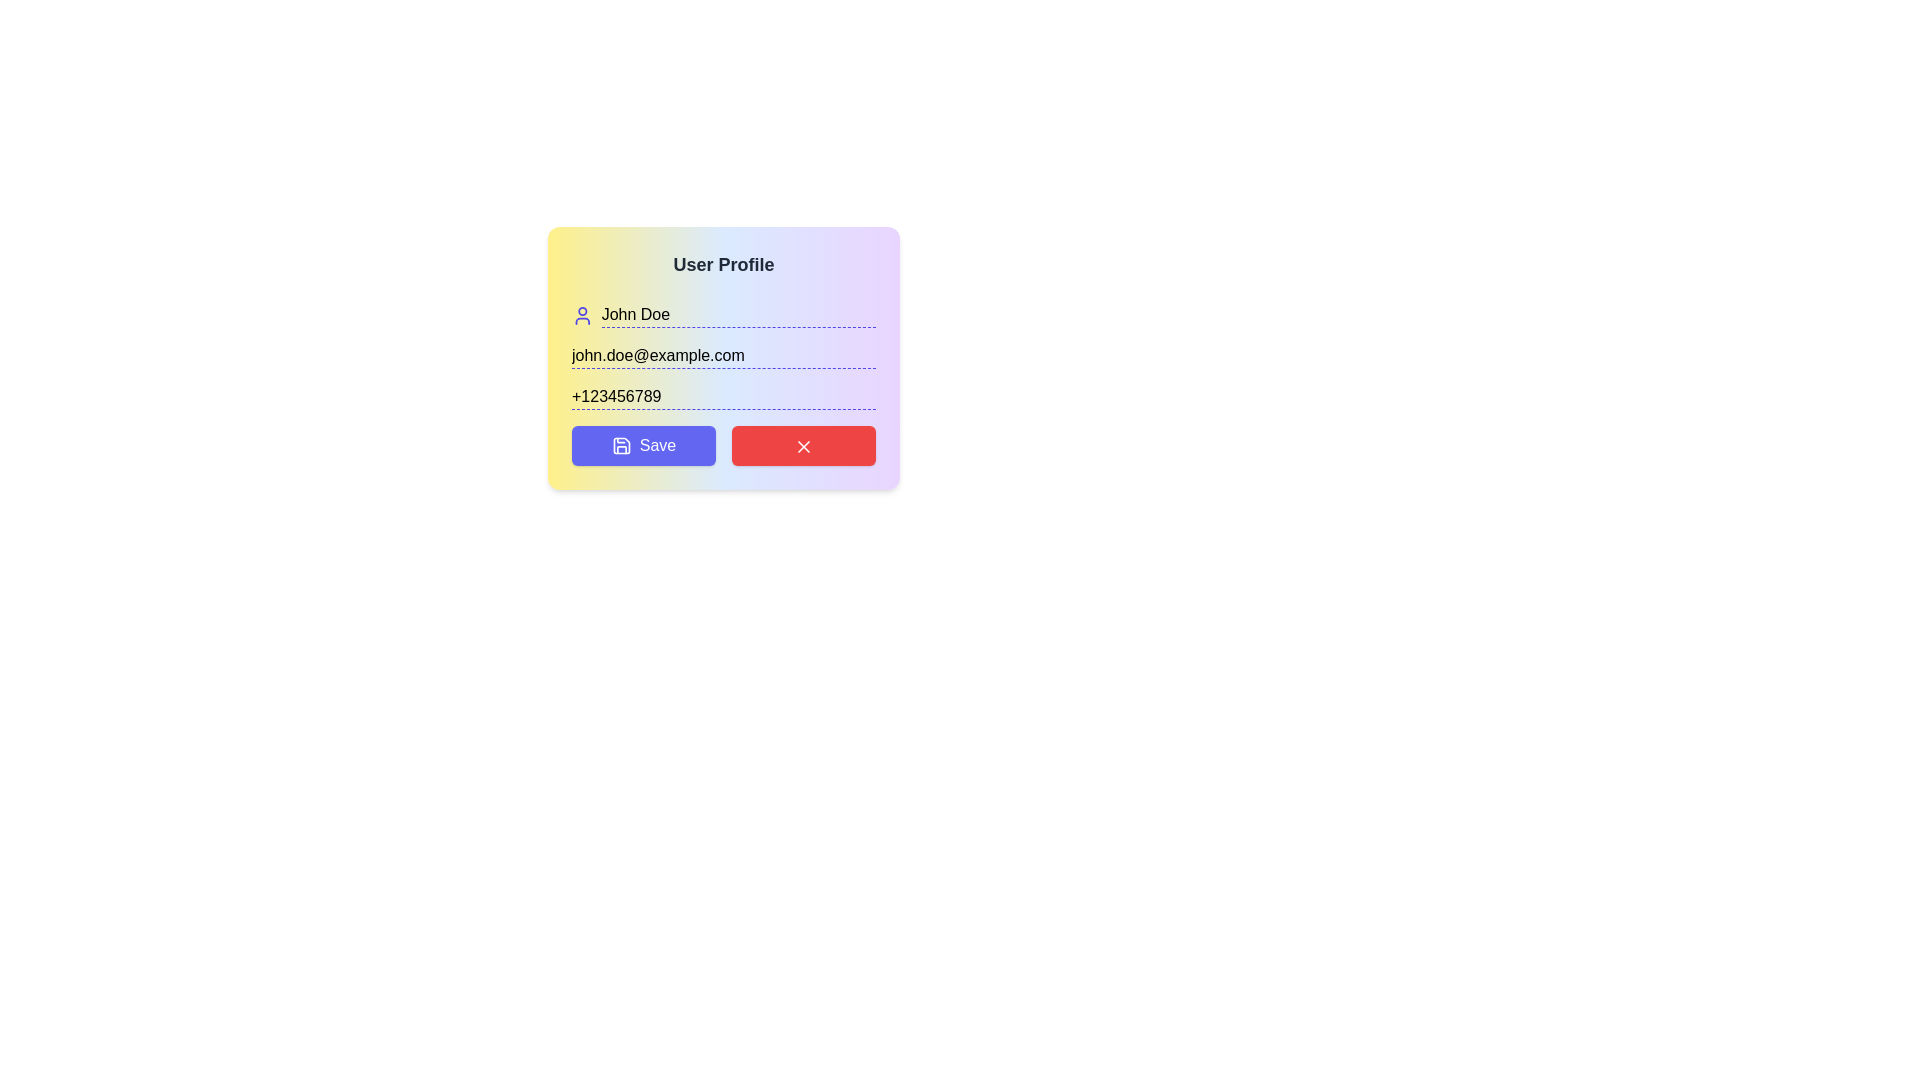  I want to click on the 'Save' button, which has a purple background, white text, and a save disk icon, located at the bottom center of the panel, so click(643, 445).